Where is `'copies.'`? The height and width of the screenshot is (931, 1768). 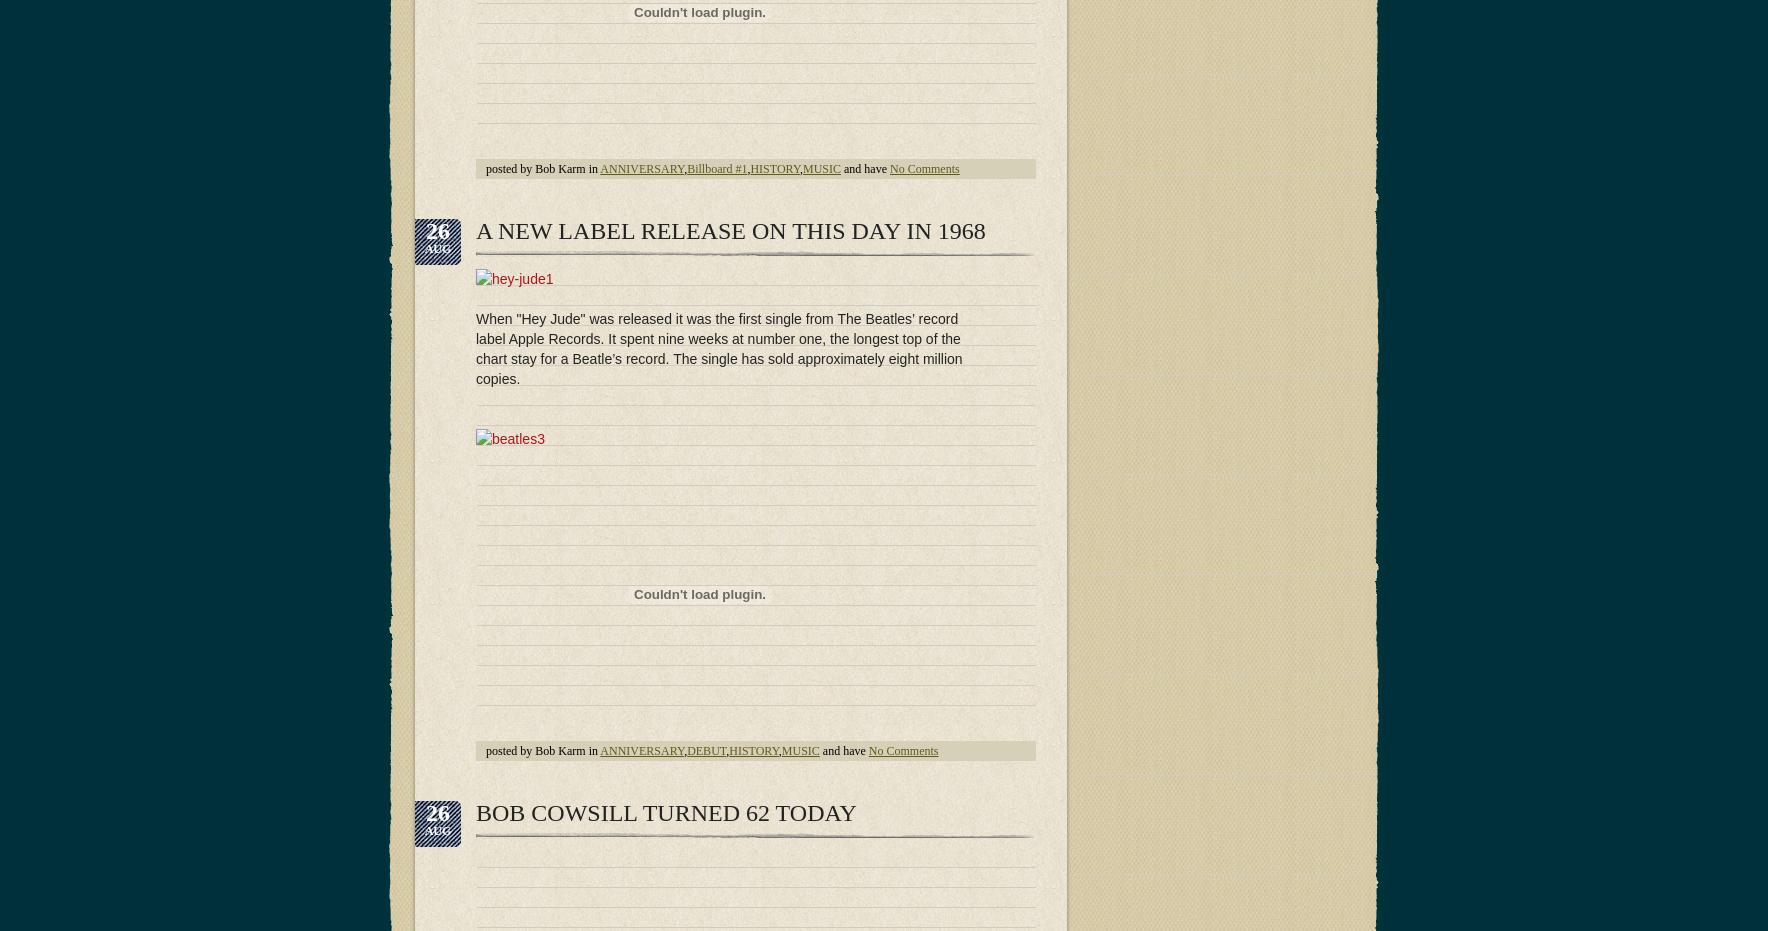 'copies.' is located at coordinates (474, 377).